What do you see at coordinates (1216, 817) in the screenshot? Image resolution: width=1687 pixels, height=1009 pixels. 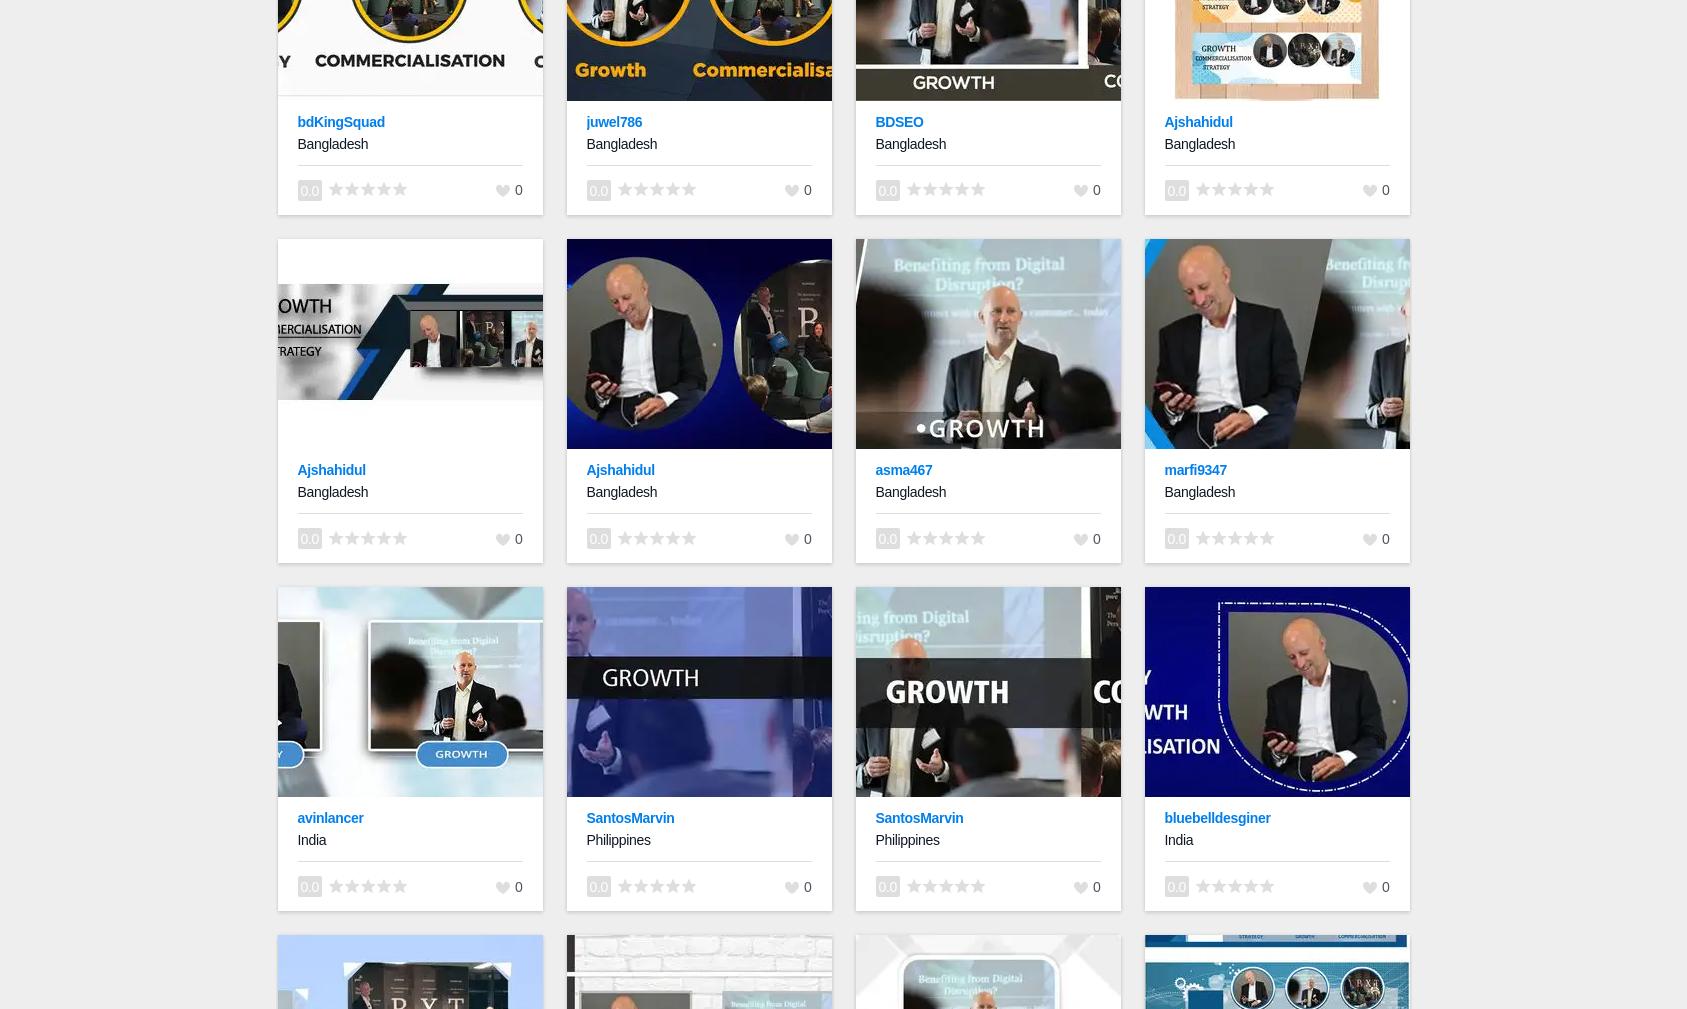 I see `'bluebelldesginer'` at bounding box center [1216, 817].